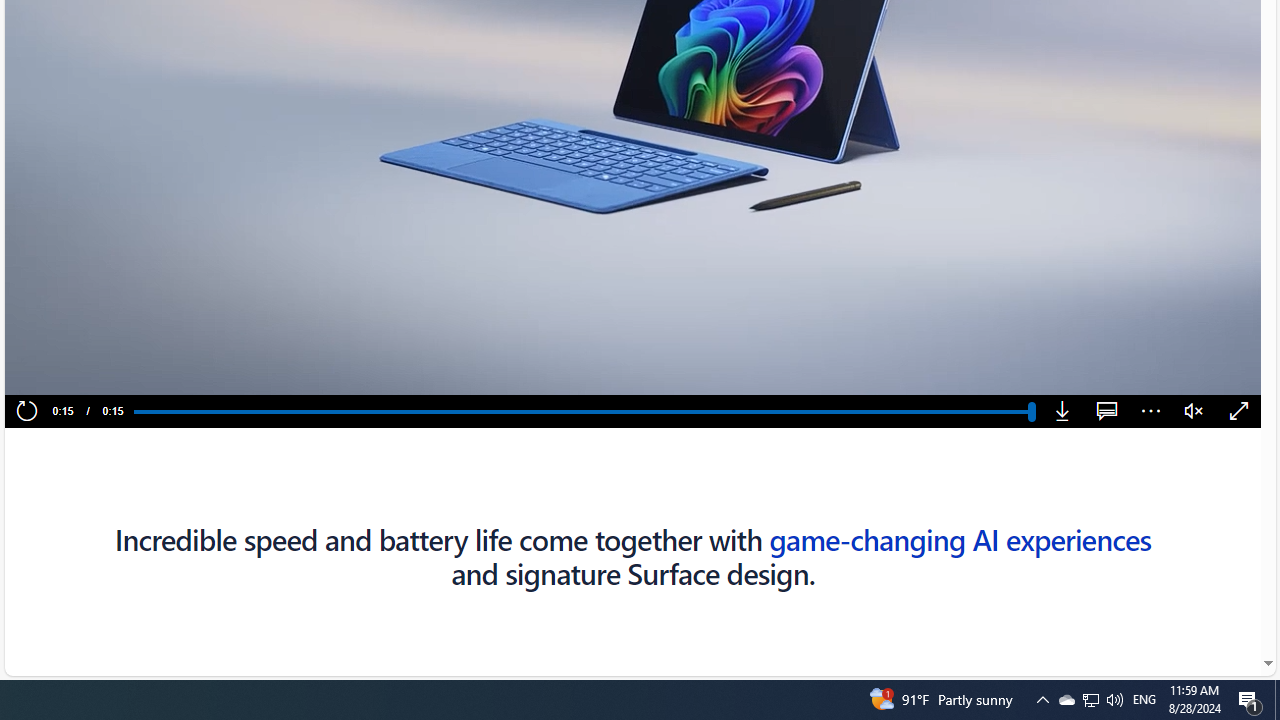 This screenshot has height=720, width=1280. I want to click on 'Unmute', so click(1194, 411).